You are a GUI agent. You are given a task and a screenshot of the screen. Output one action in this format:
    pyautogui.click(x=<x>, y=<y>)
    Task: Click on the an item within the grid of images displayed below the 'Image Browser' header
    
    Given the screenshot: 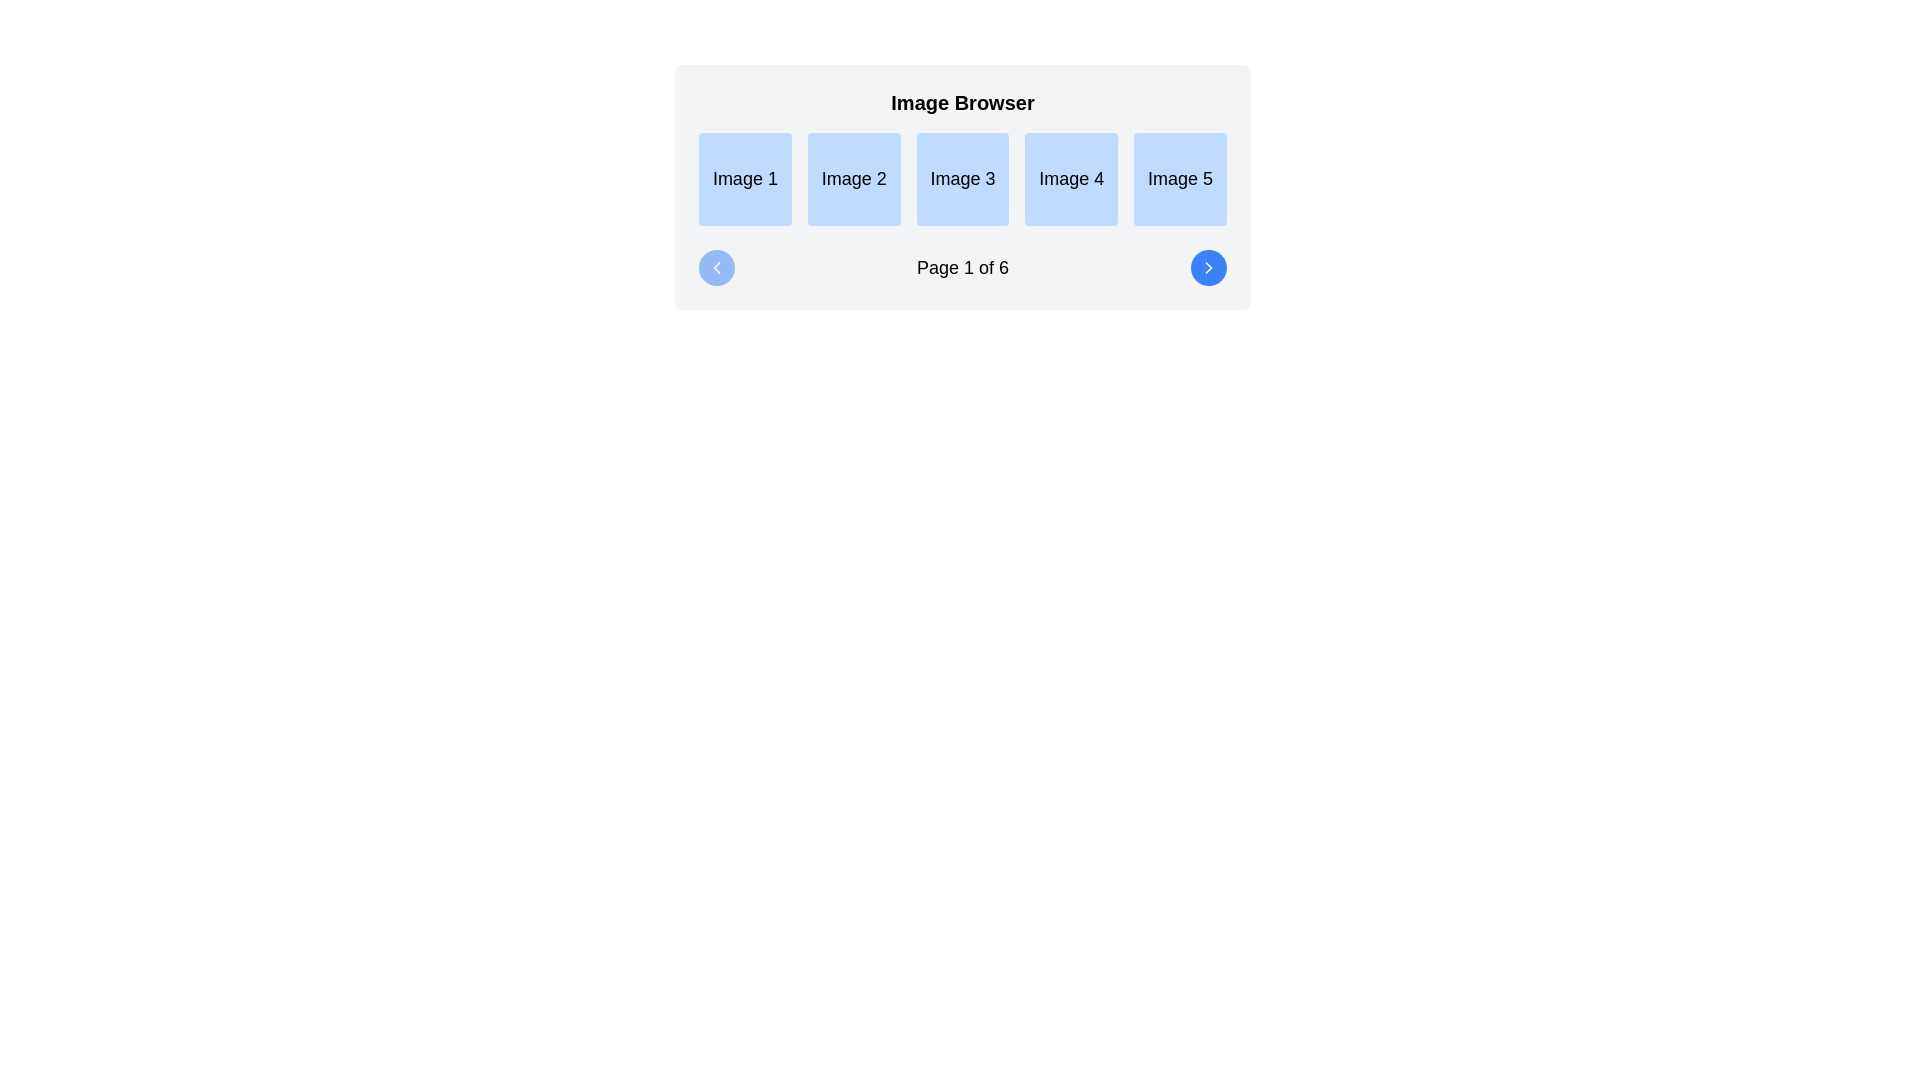 What is the action you would take?
    pyautogui.click(x=963, y=177)
    